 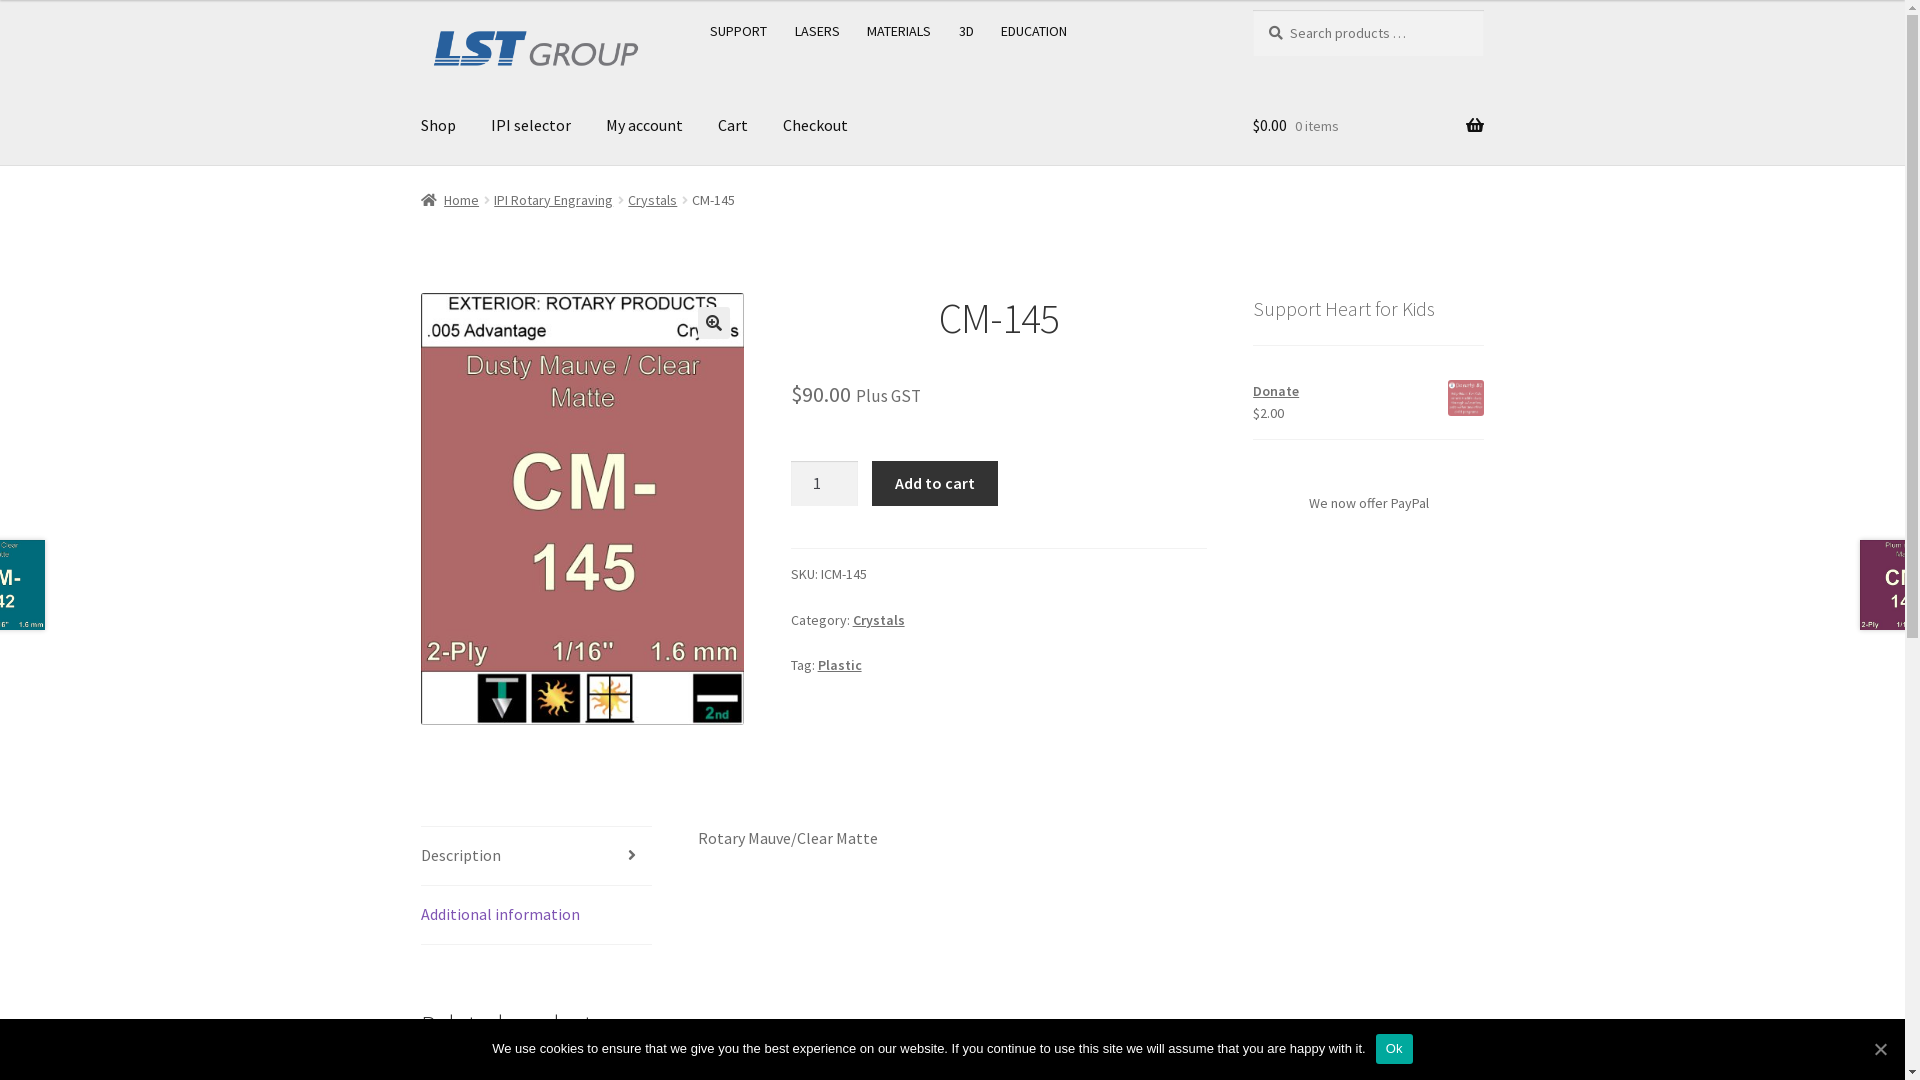 What do you see at coordinates (531, 126) in the screenshot?
I see `'IPI selector'` at bounding box center [531, 126].